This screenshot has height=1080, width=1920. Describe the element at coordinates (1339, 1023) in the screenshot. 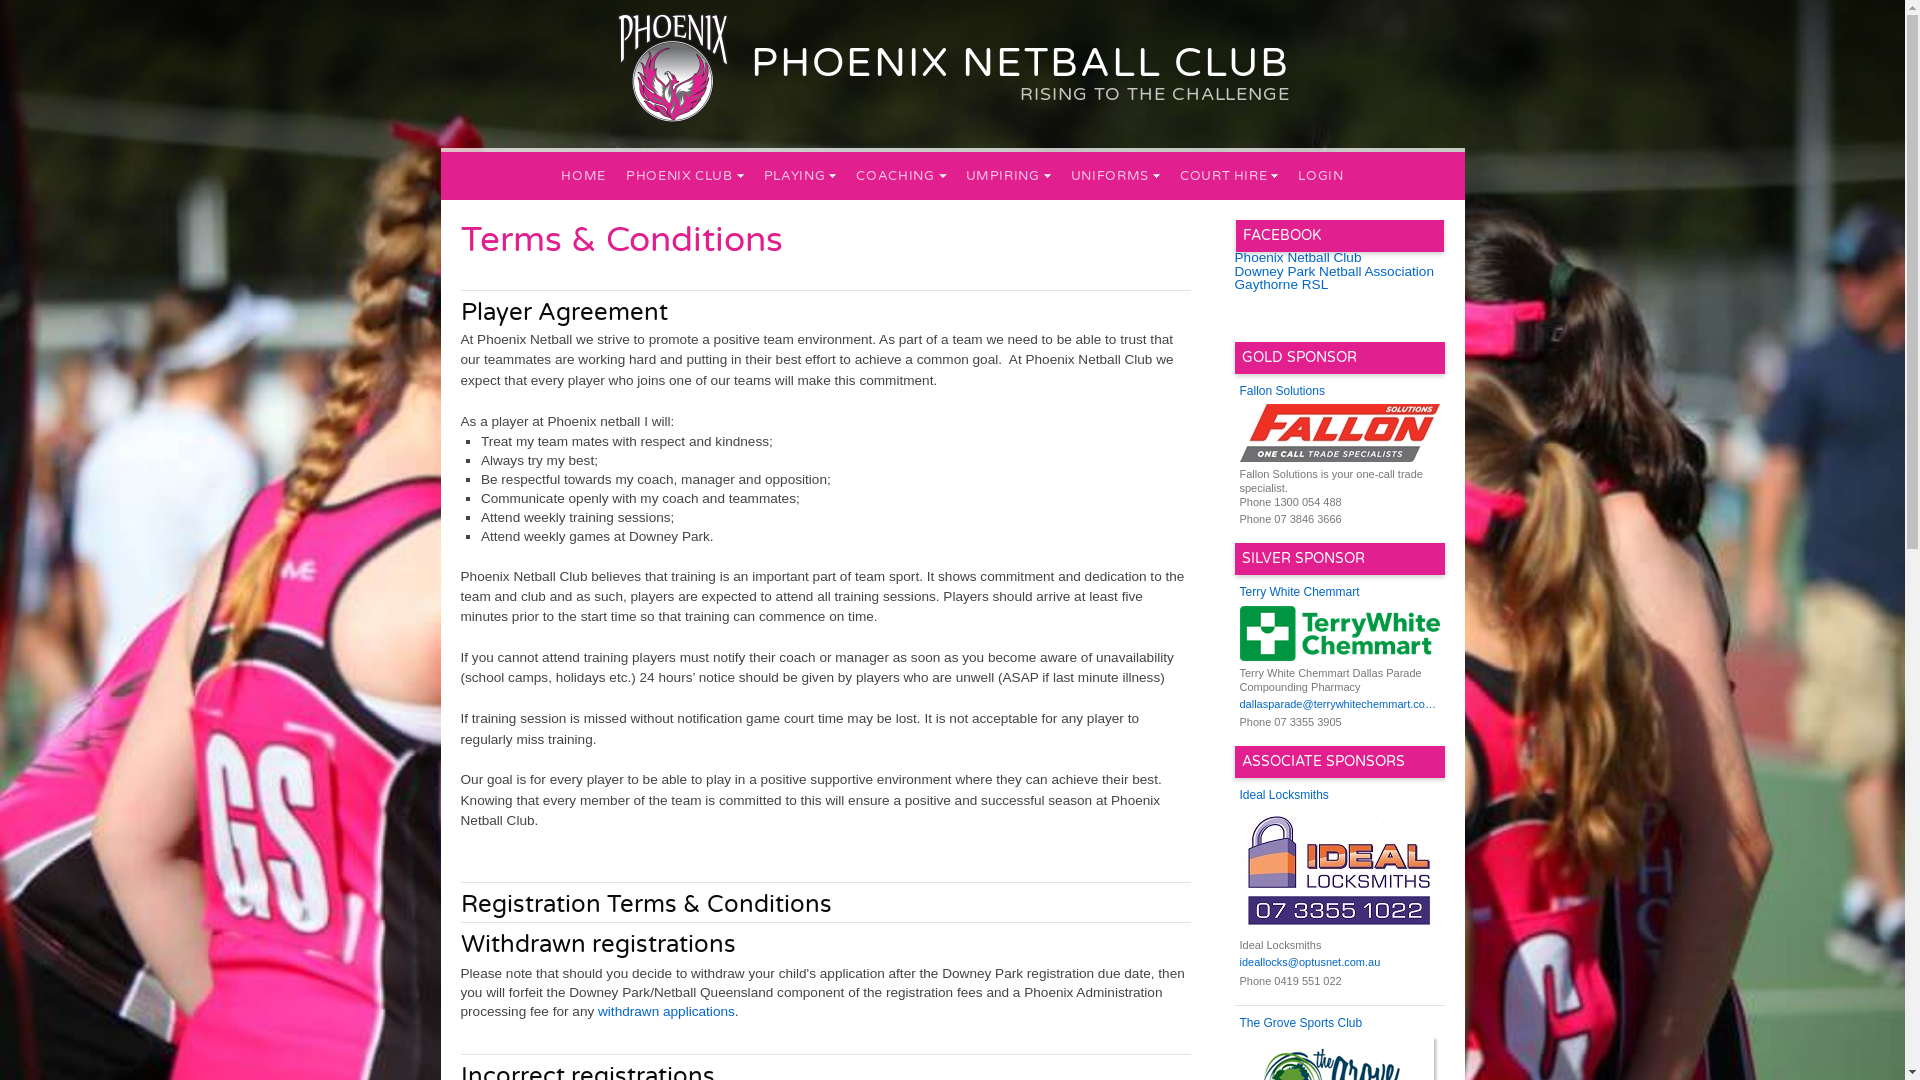

I see `'The Grove Sports Club'` at that location.